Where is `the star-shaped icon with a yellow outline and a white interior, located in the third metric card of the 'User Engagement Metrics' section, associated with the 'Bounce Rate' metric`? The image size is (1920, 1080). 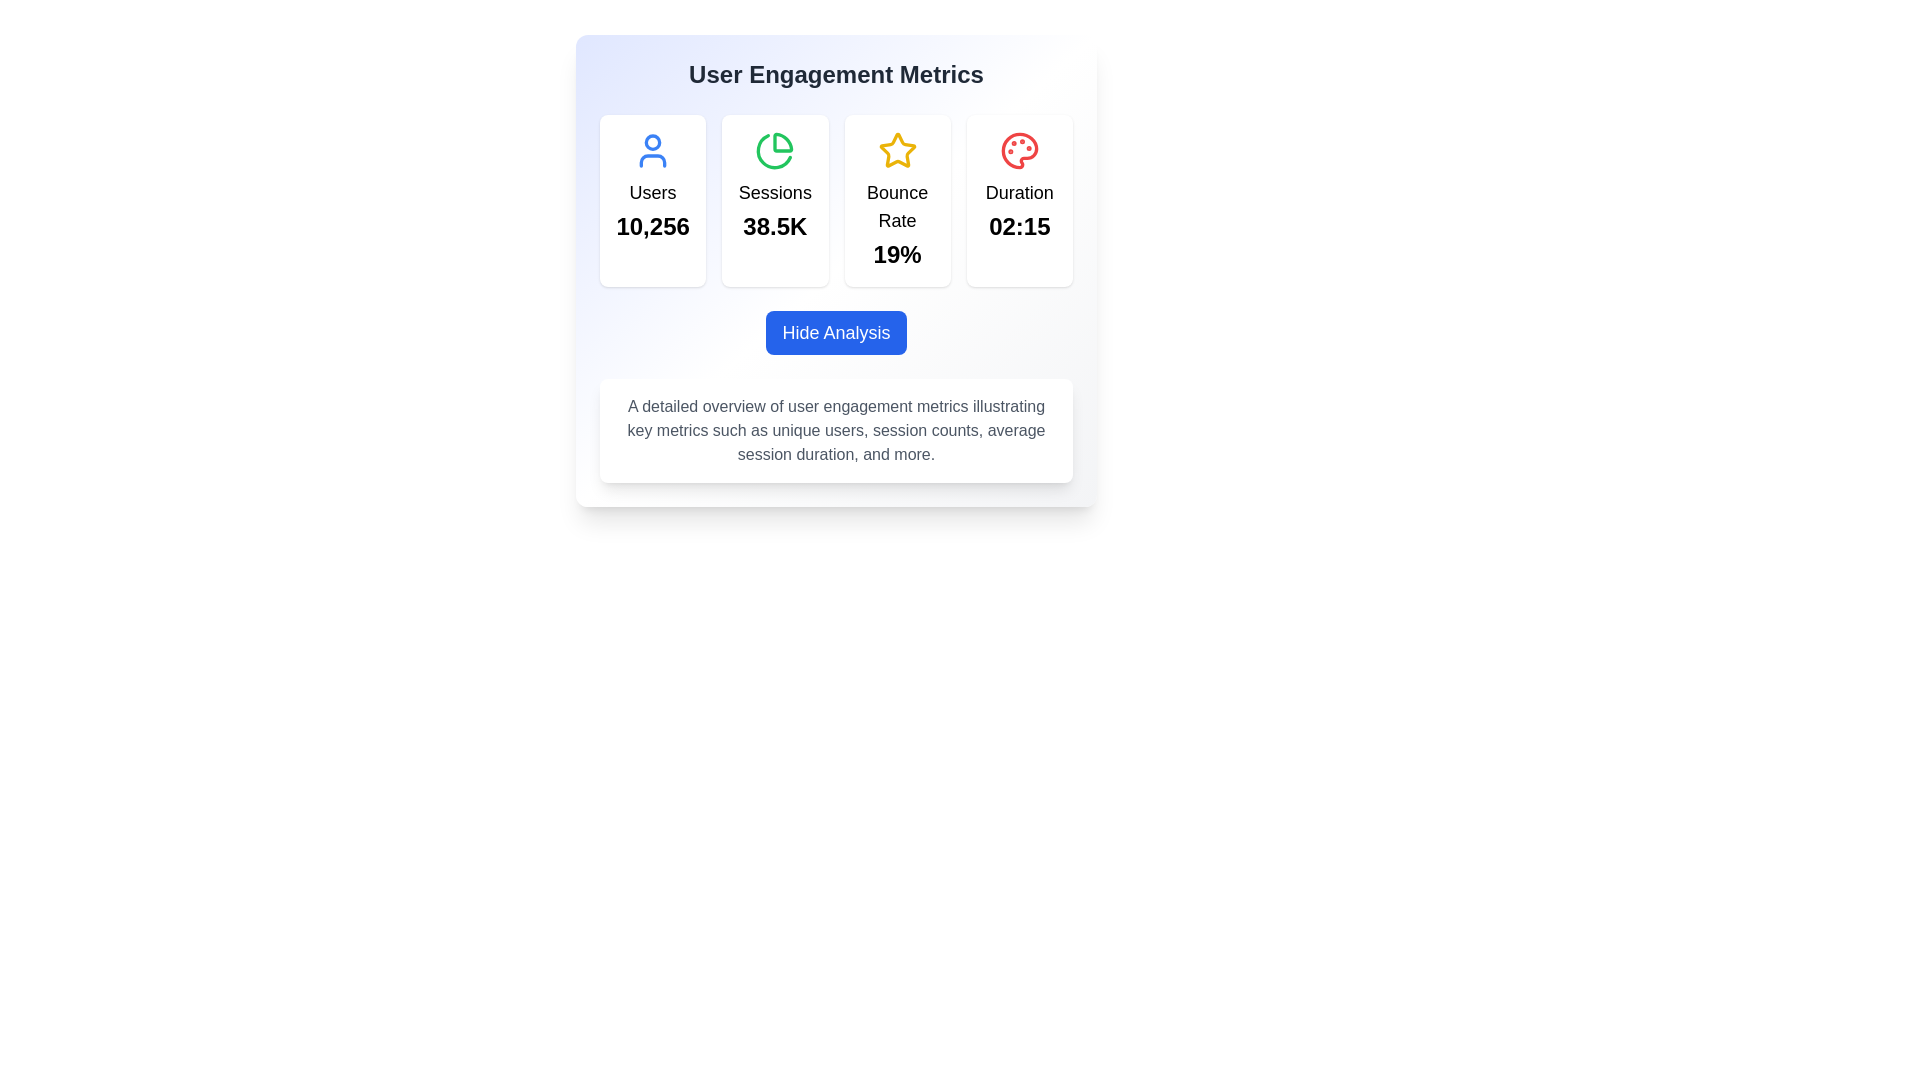 the star-shaped icon with a yellow outline and a white interior, located in the third metric card of the 'User Engagement Metrics' section, associated with the 'Bounce Rate' metric is located at coordinates (896, 149).